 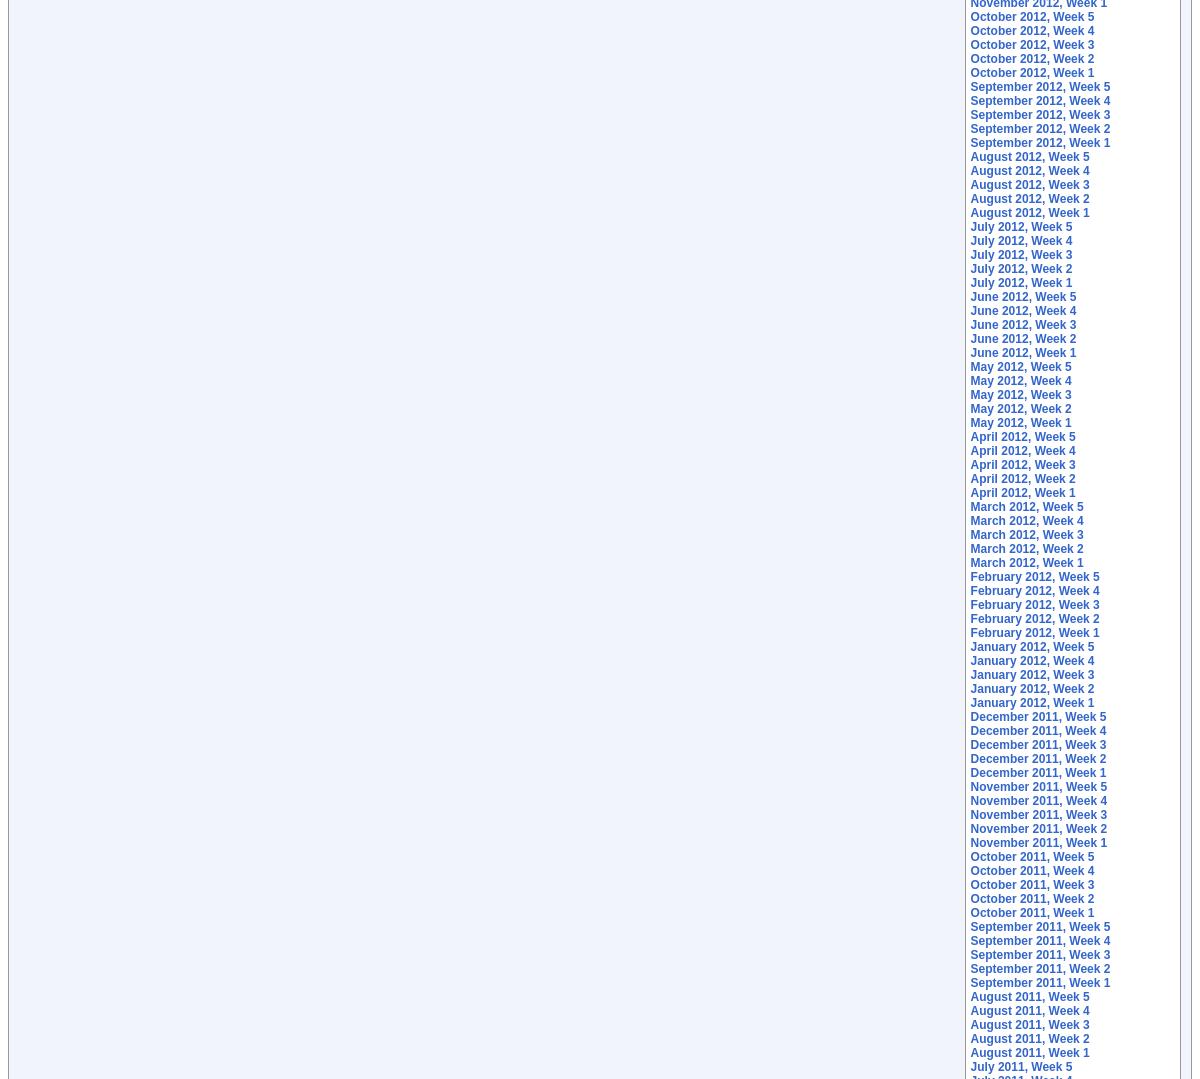 I want to click on 'August 2011, Week 1', so click(x=1029, y=1051).